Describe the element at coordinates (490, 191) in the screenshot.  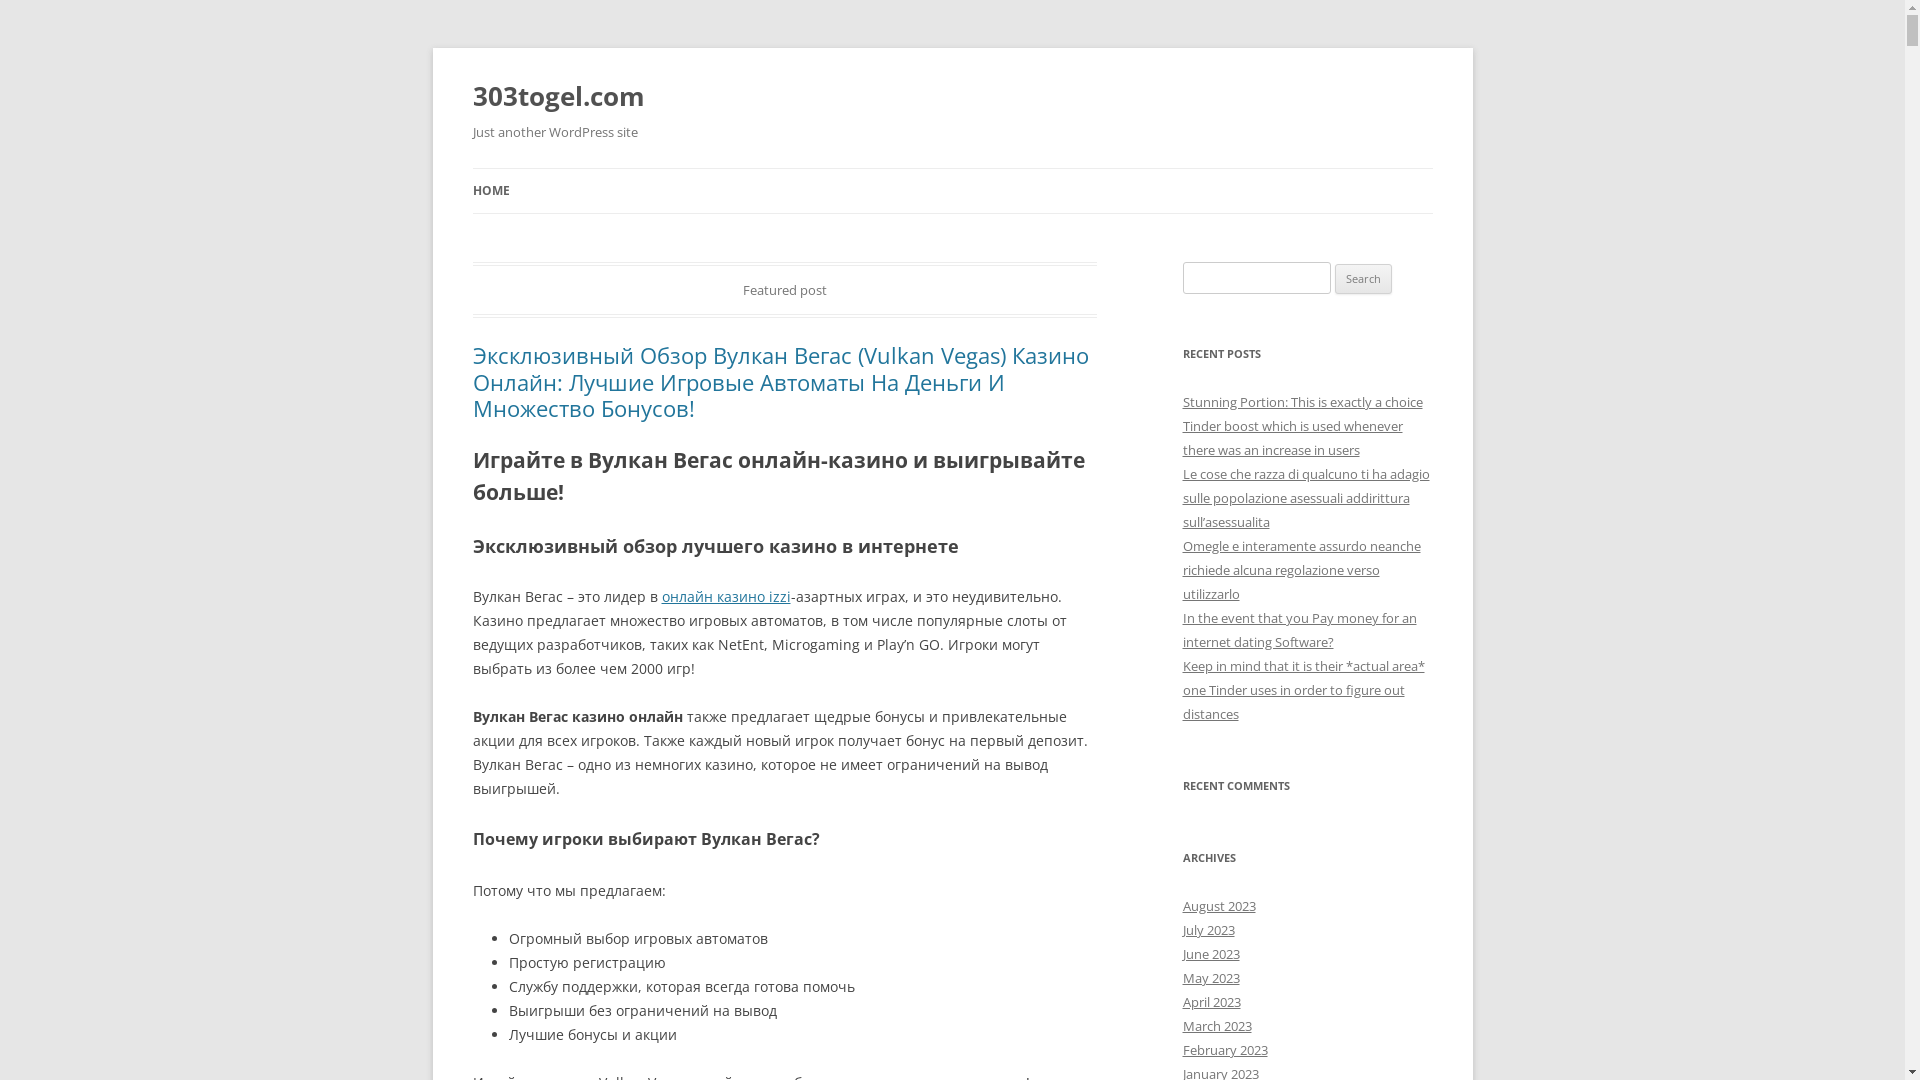
I see `'HOME'` at that location.